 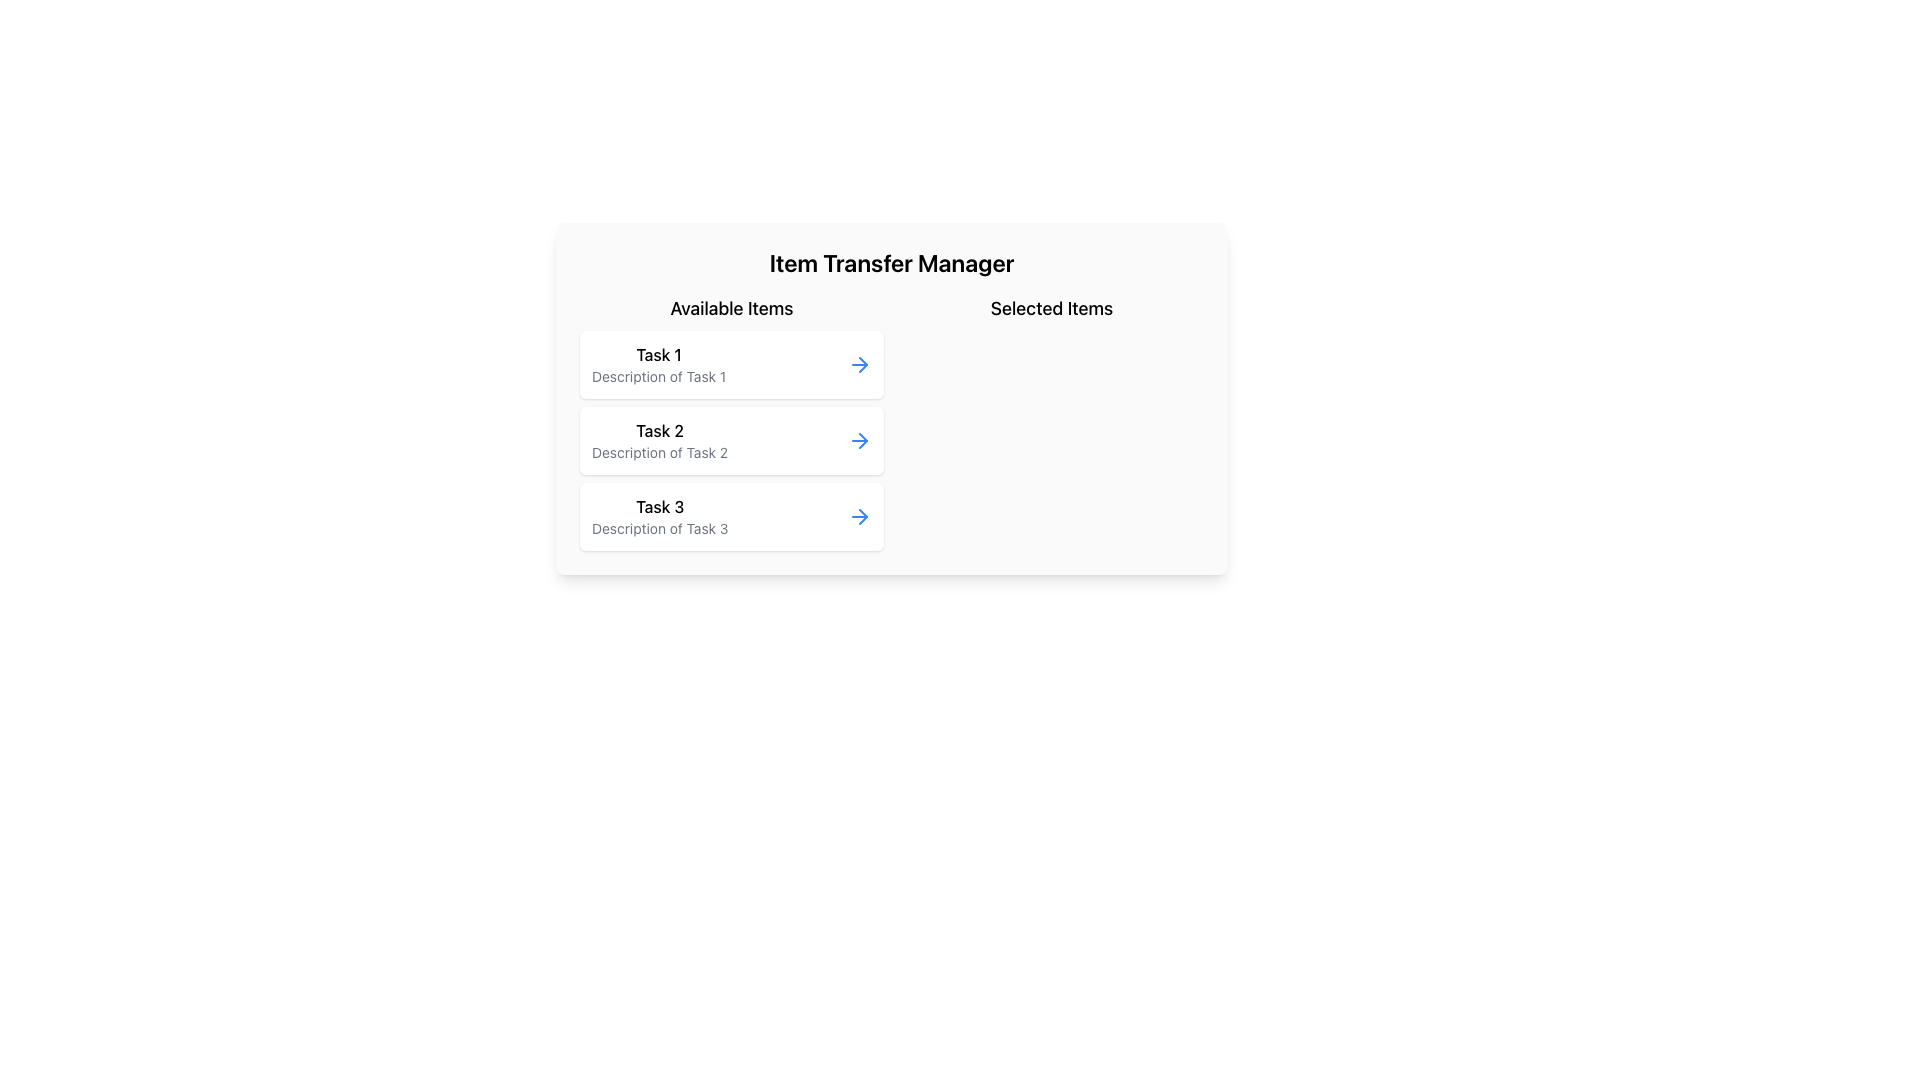 I want to click on the third list item displaying 'Task 3' under the 'Available Items' heading in the 'Item Transfer Manager' interface, so click(x=660, y=515).